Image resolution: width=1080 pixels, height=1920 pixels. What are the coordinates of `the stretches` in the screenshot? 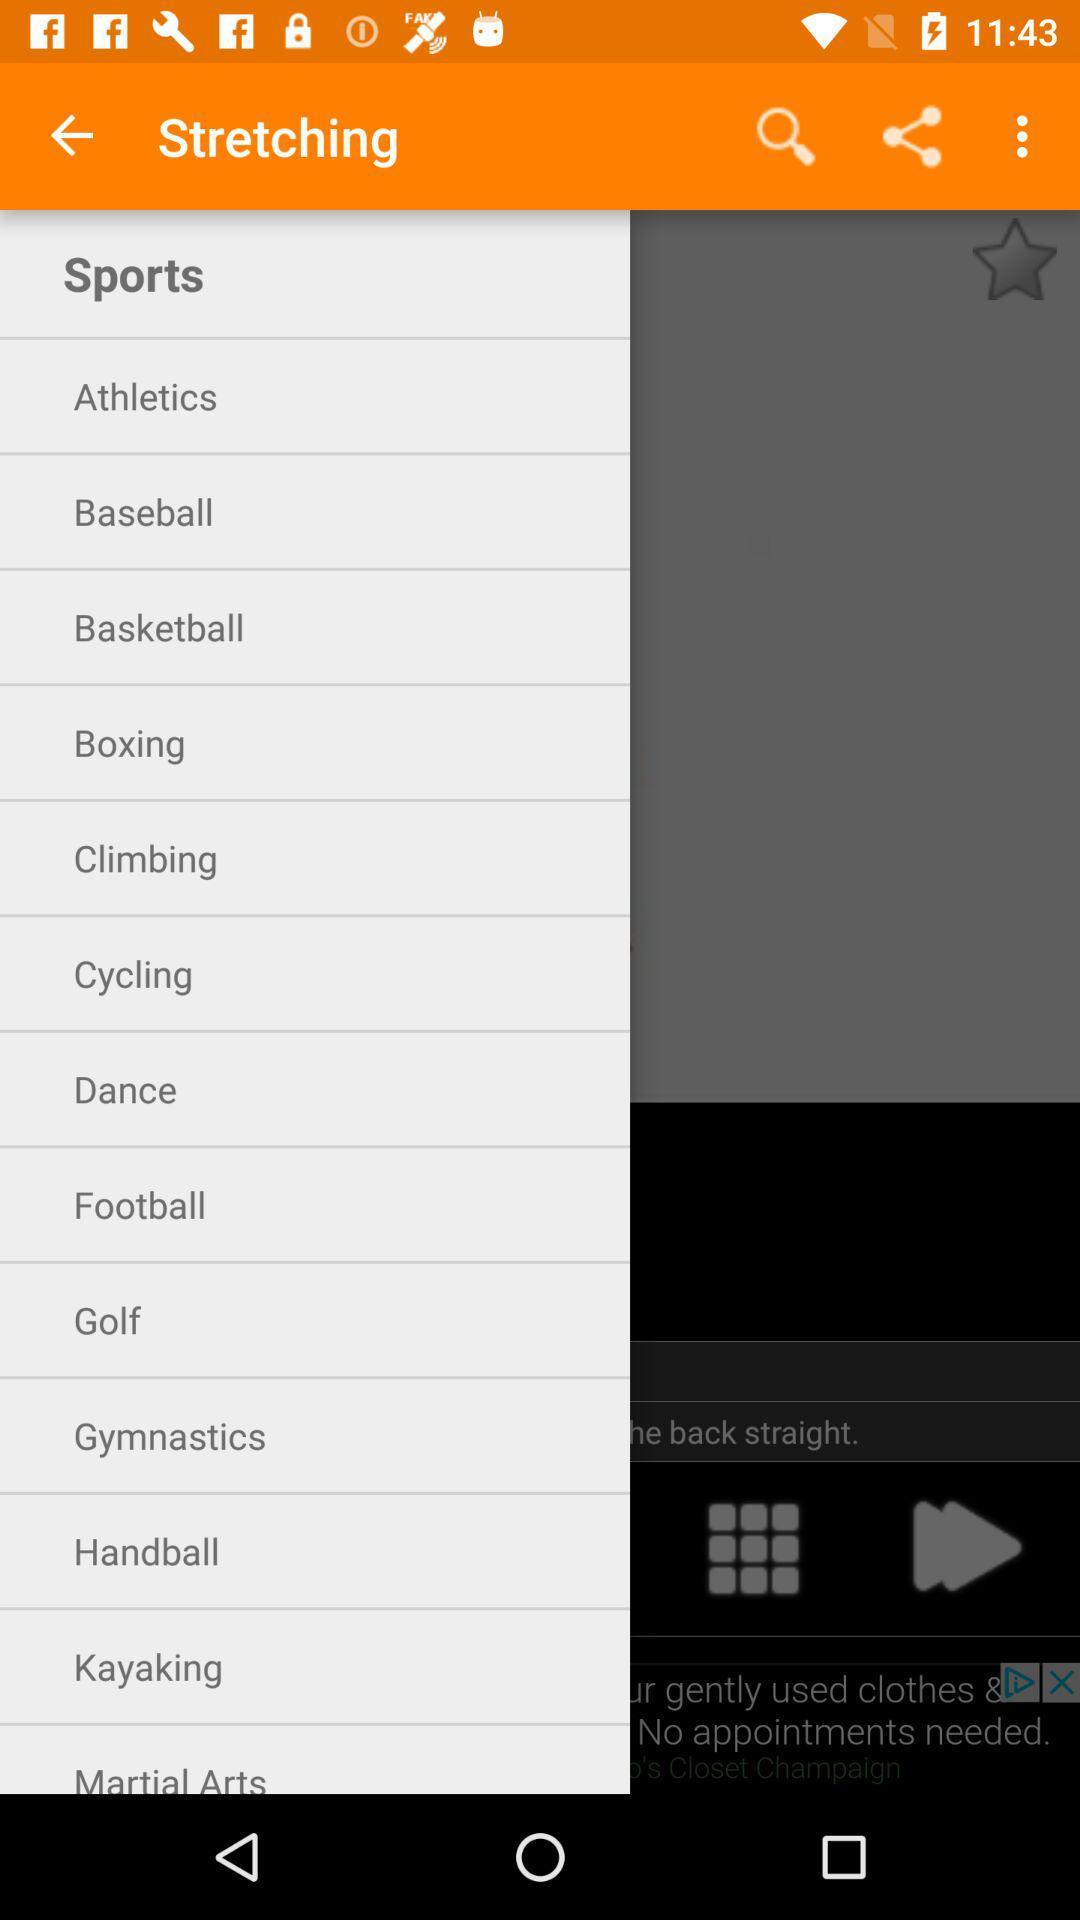 It's located at (1014, 258).